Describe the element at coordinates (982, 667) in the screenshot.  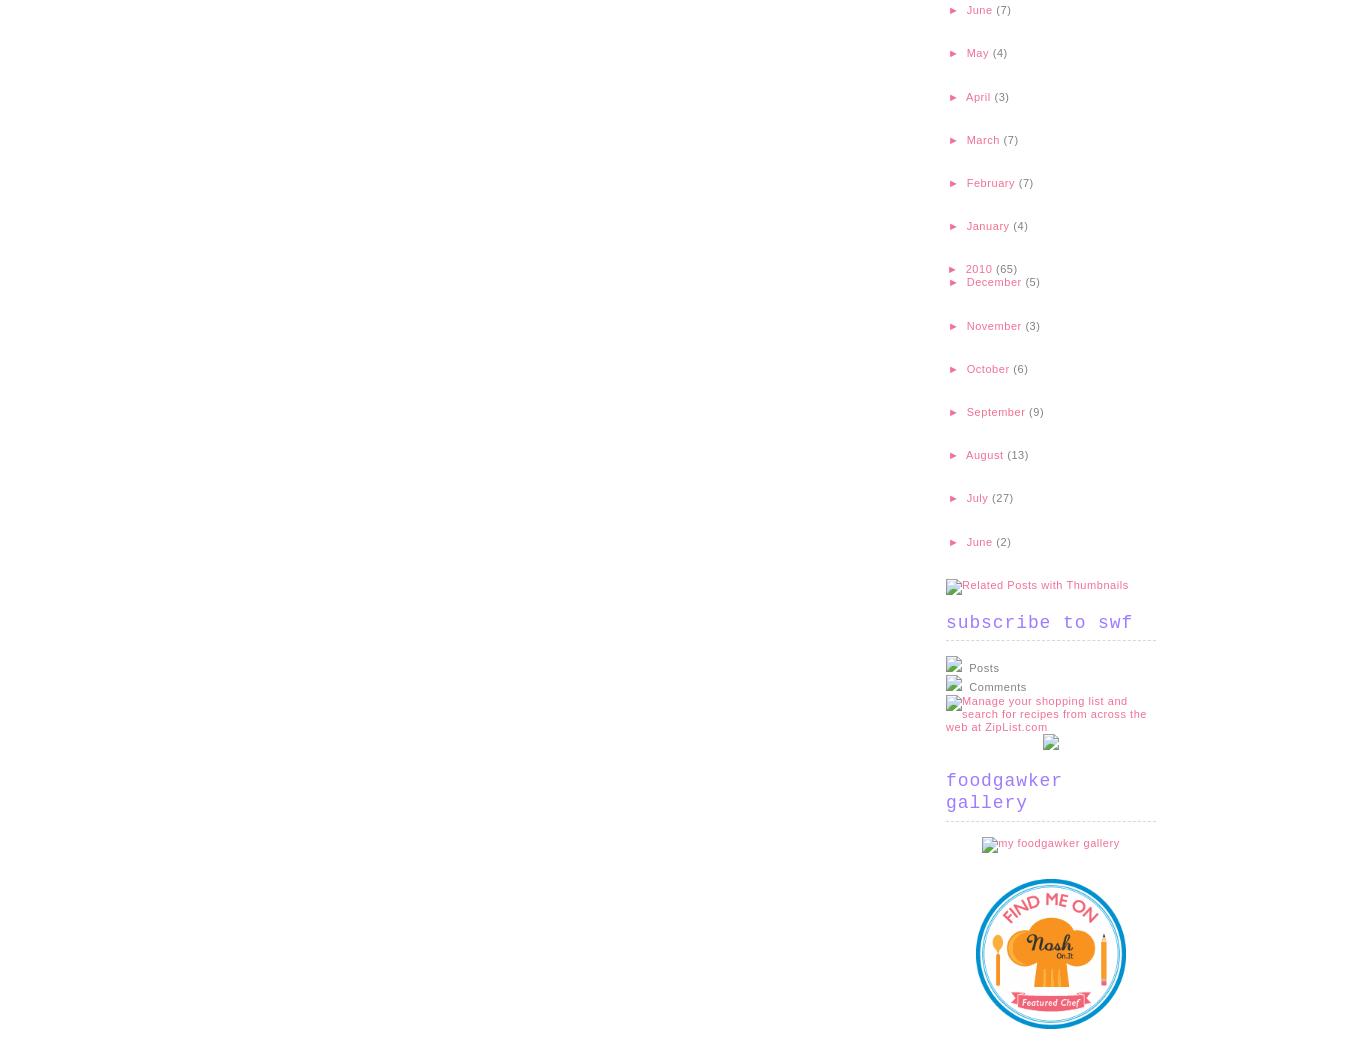
I see `'Posts'` at that location.